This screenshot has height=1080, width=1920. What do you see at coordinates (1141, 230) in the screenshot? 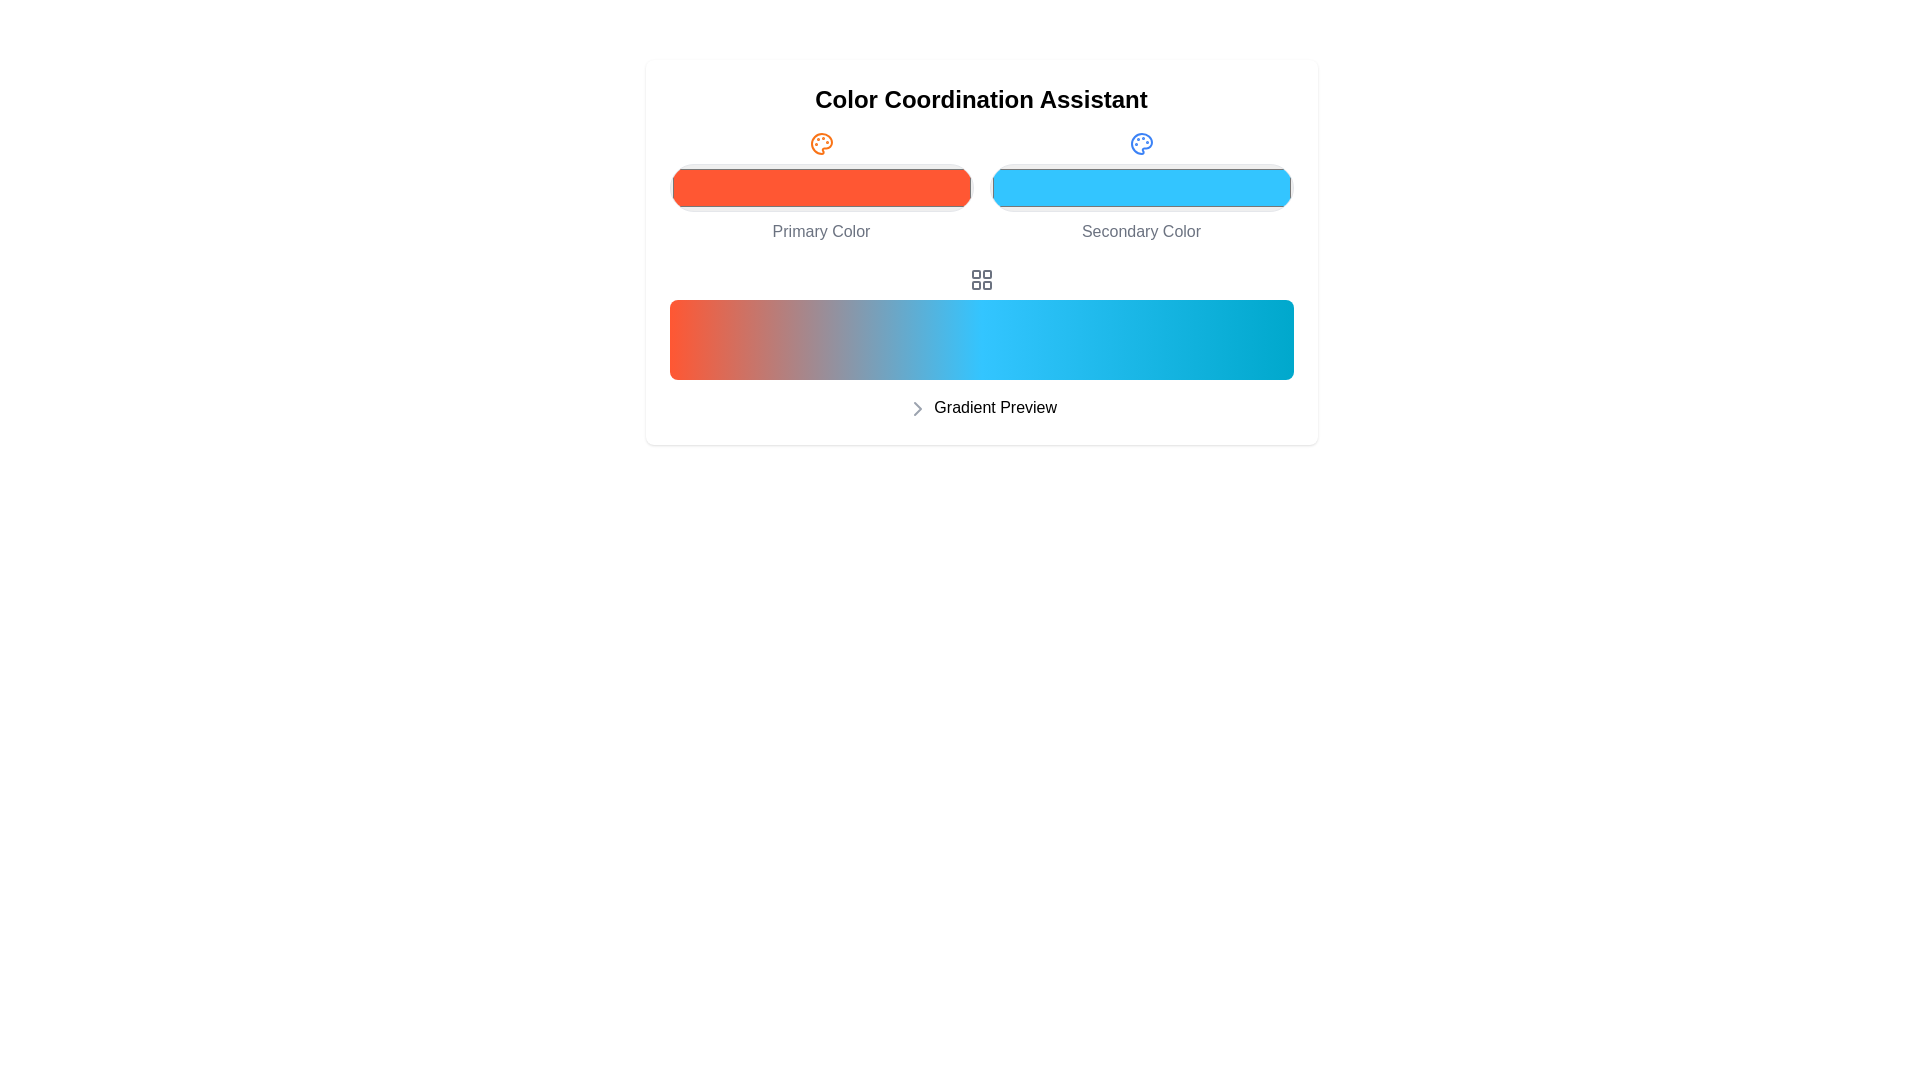
I see `the 'Secondary Color' text label, which is styled in light gray and positioned beneath the color selection interface` at bounding box center [1141, 230].